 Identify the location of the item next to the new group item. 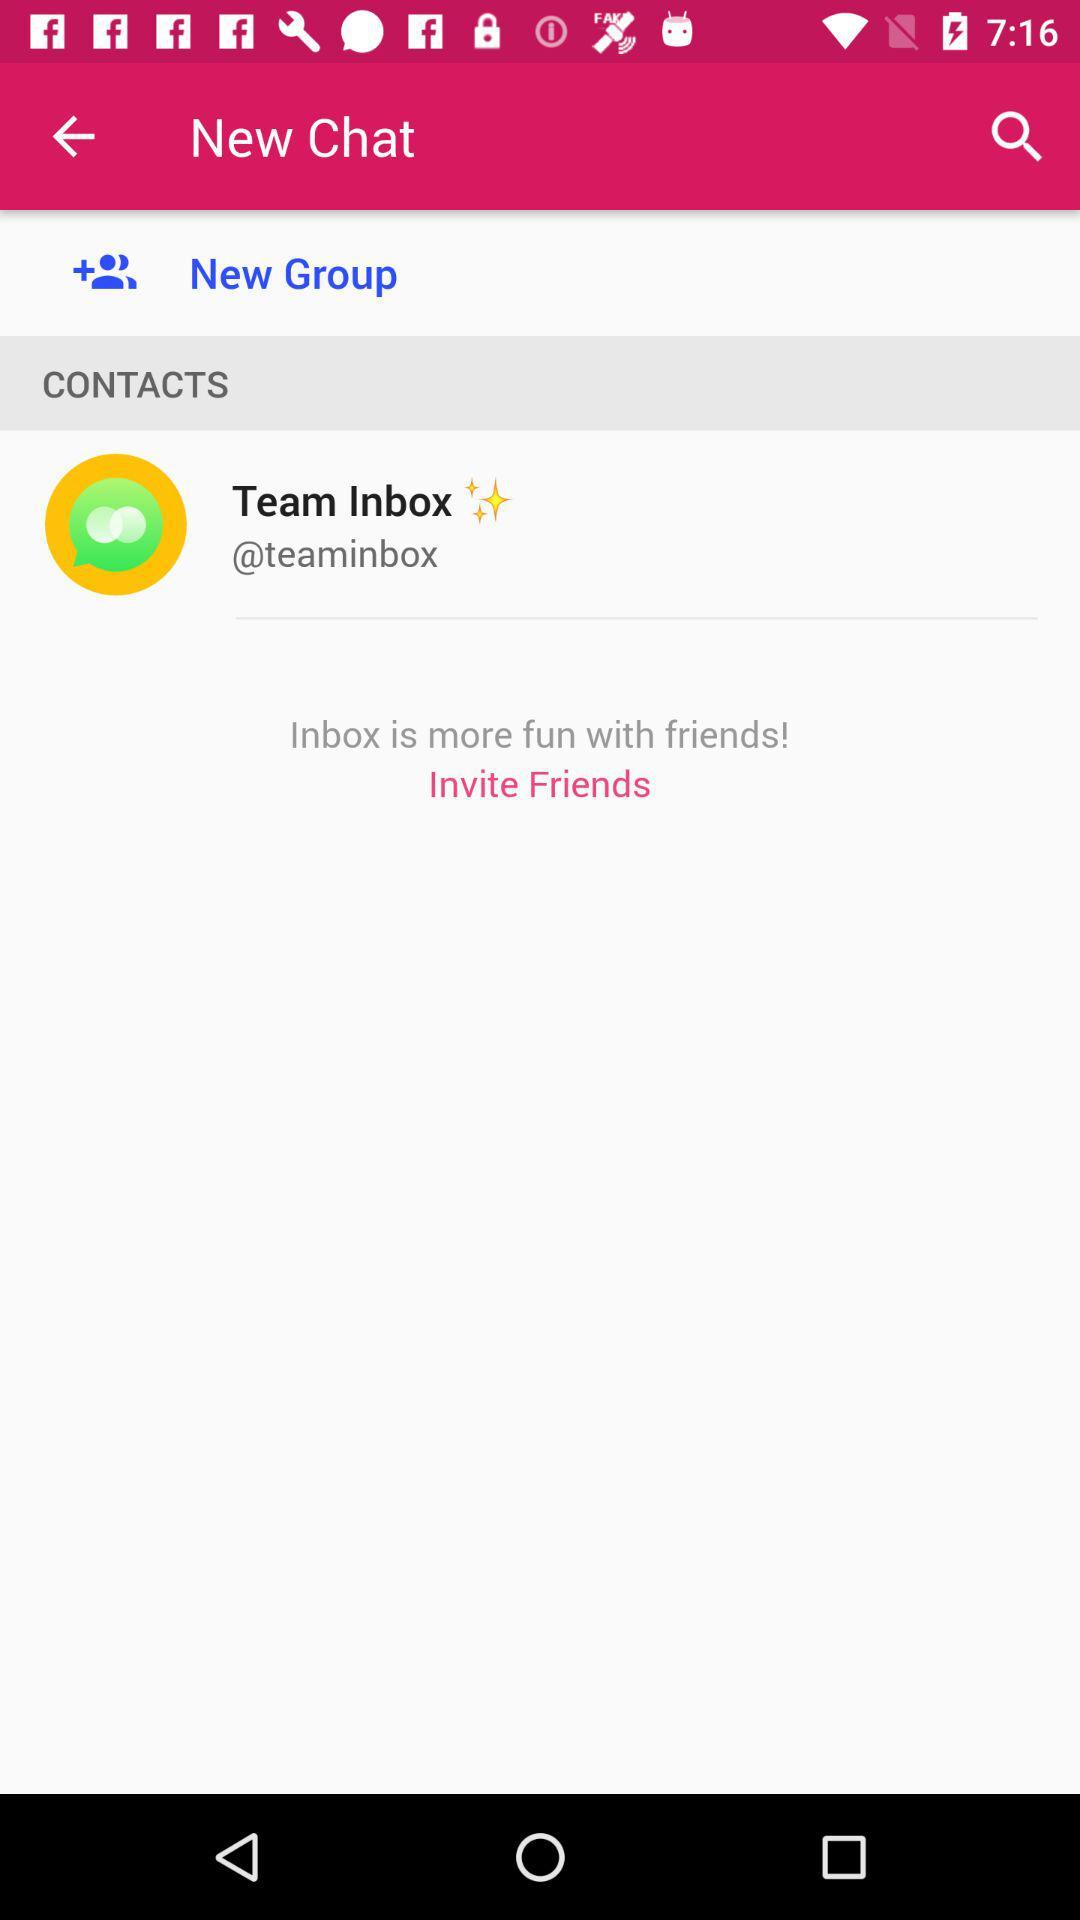
(72, 135).